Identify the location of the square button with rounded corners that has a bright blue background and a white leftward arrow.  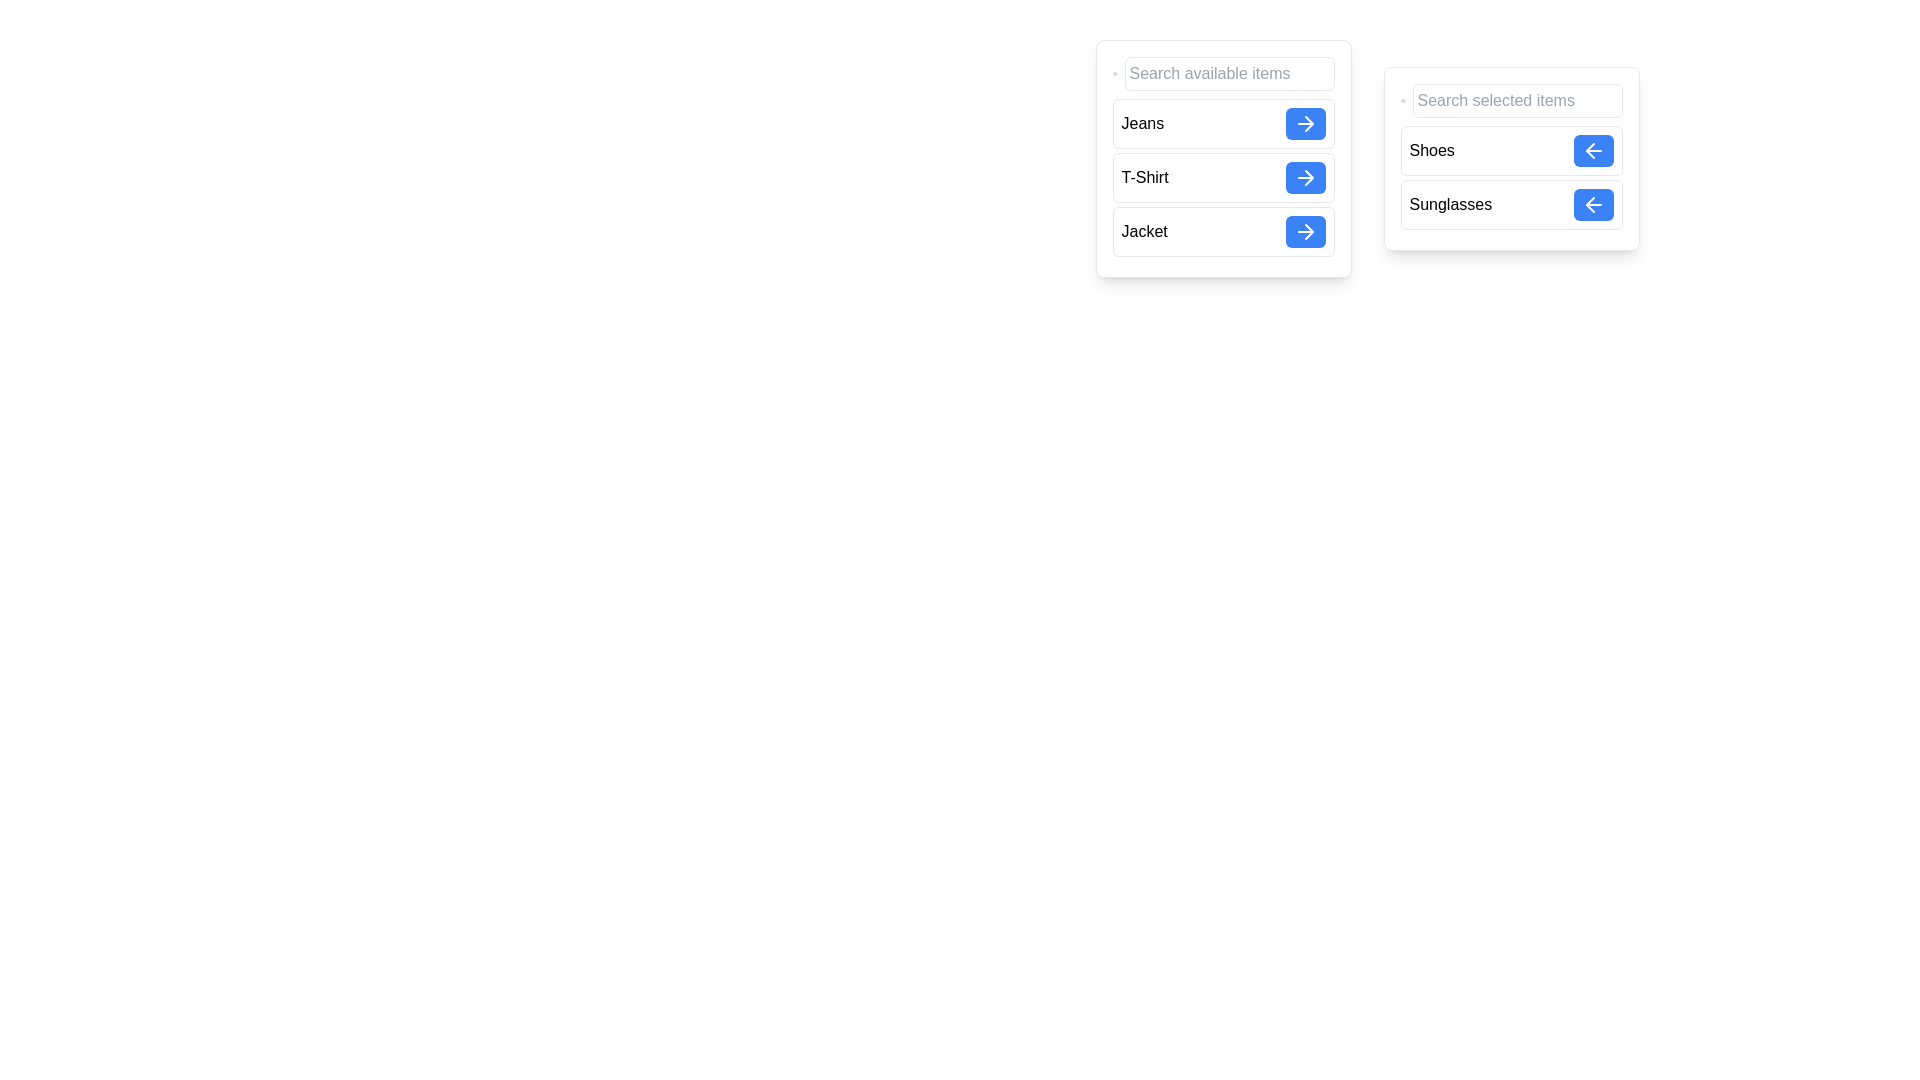
(1592, 204).